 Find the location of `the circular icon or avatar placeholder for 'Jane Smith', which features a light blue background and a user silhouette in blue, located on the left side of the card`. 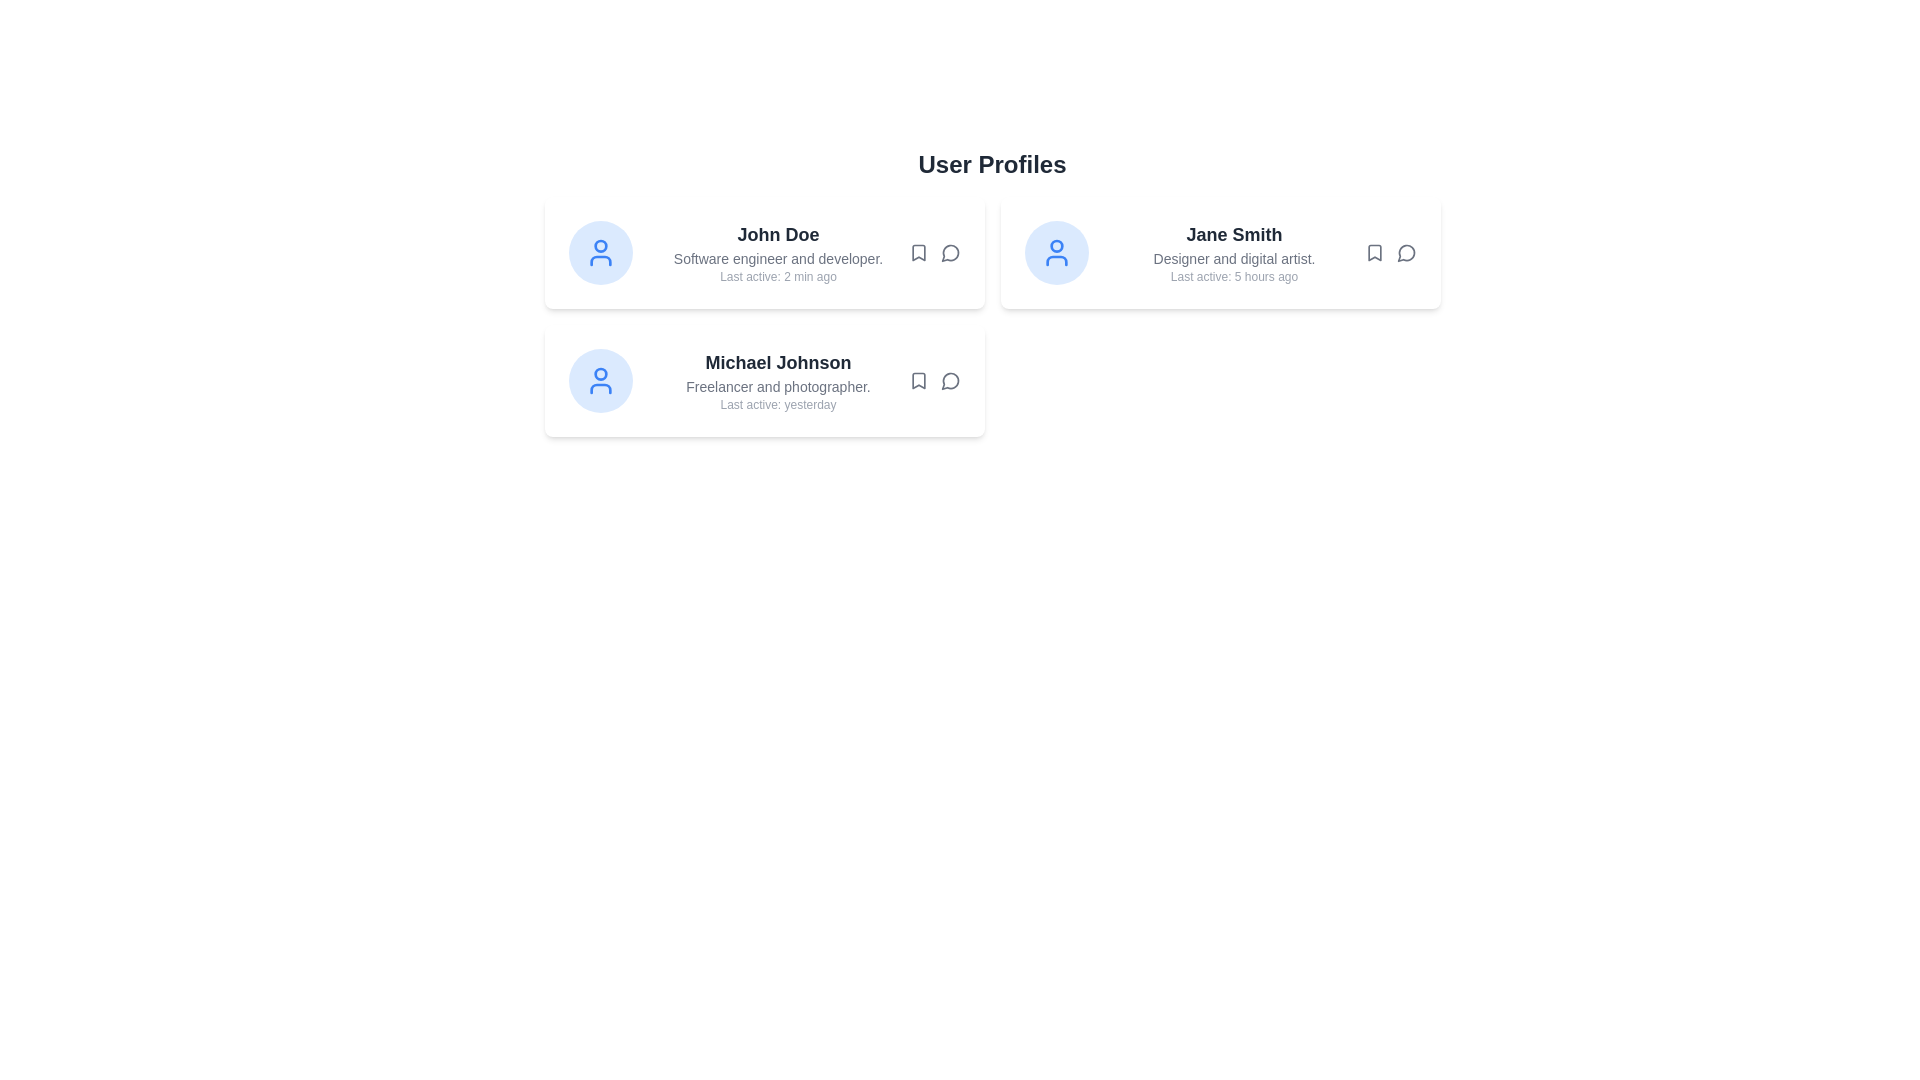

the circular icon or avatar placeholder for 'Jane Smith', which features a light blue background and a user silhouette in blue, located on the left side of the card is located at coordinates (1055, 252).